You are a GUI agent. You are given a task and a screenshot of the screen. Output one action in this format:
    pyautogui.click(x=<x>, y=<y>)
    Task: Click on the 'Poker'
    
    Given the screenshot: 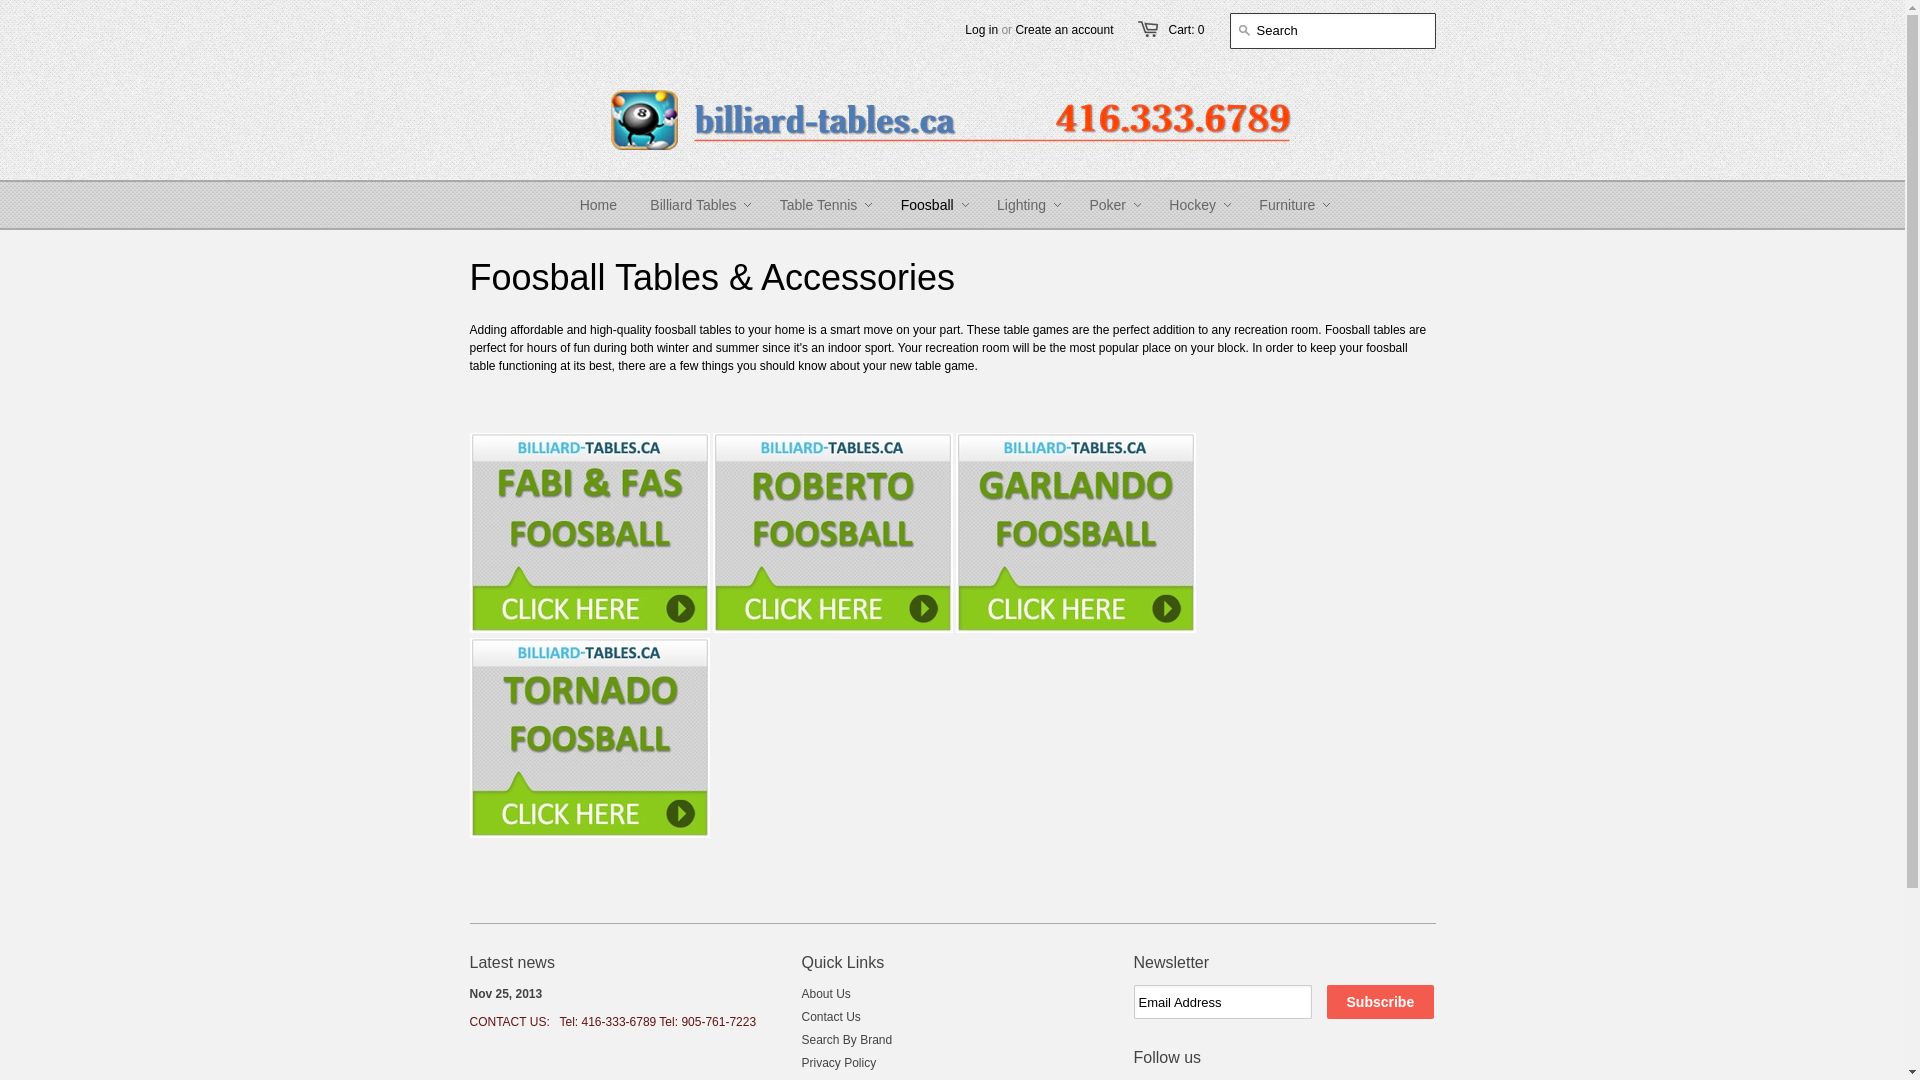 What is the action you would take?
    pyautogui.click(x=1106, y=204)
    